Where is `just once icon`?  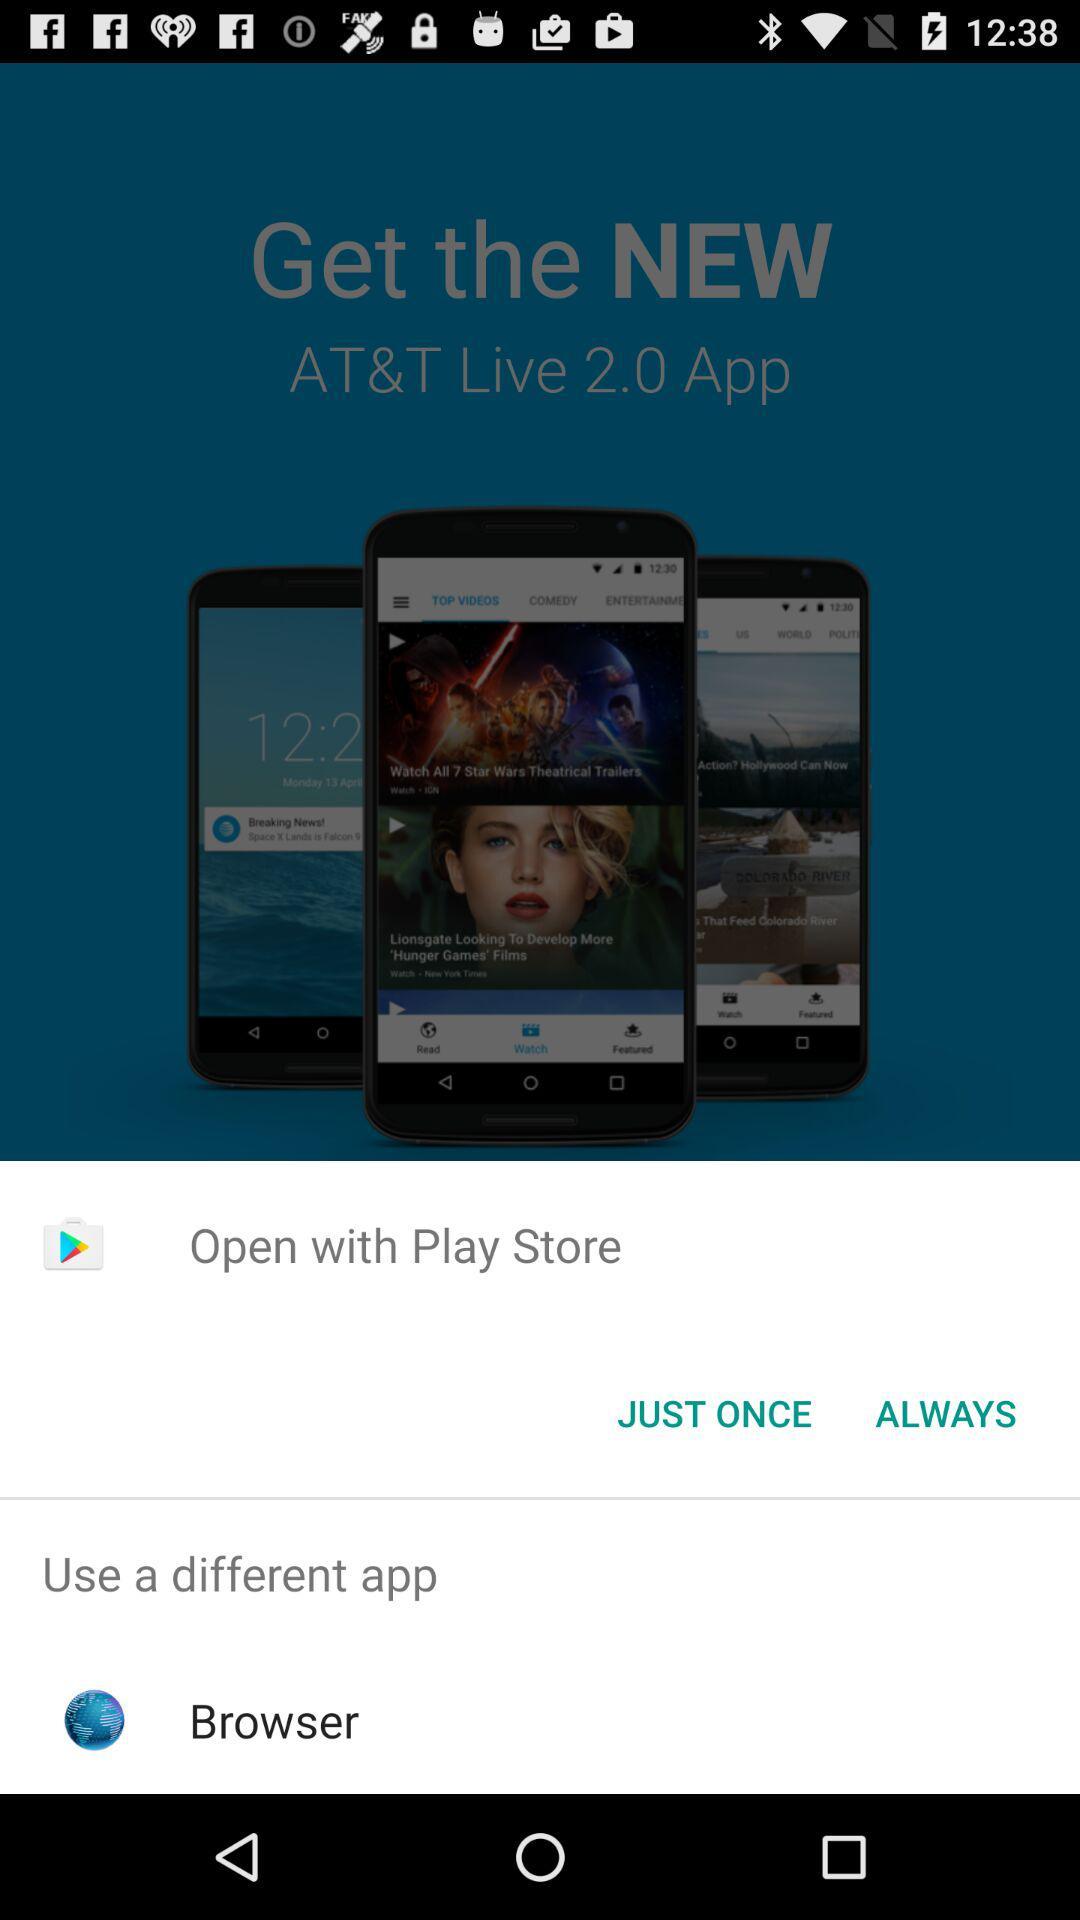
just once icon is located at coordinates (713, 1411).